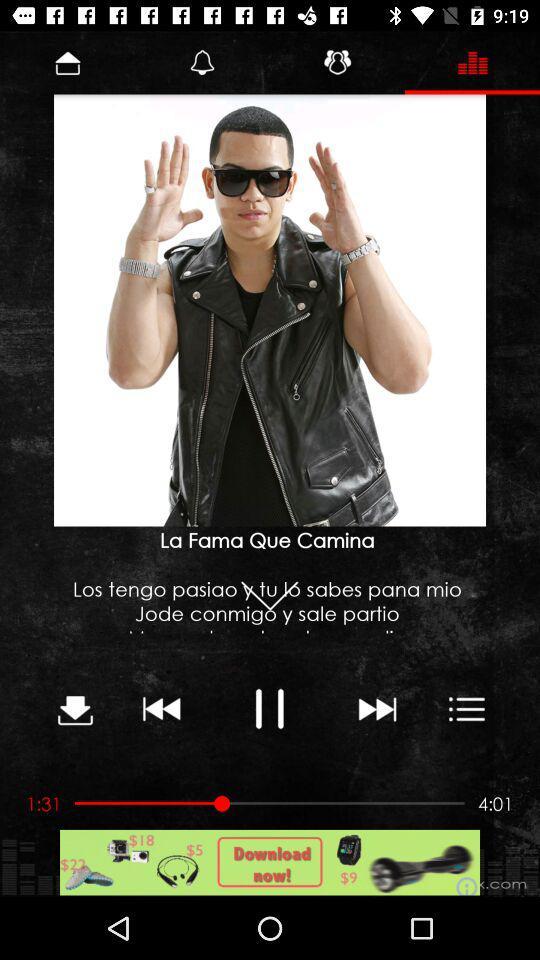 This screenshot has height=960, width=540. Describe the element at coordinates (161, 708) in the screenshot. I see `the av_rewind icon` at that location.